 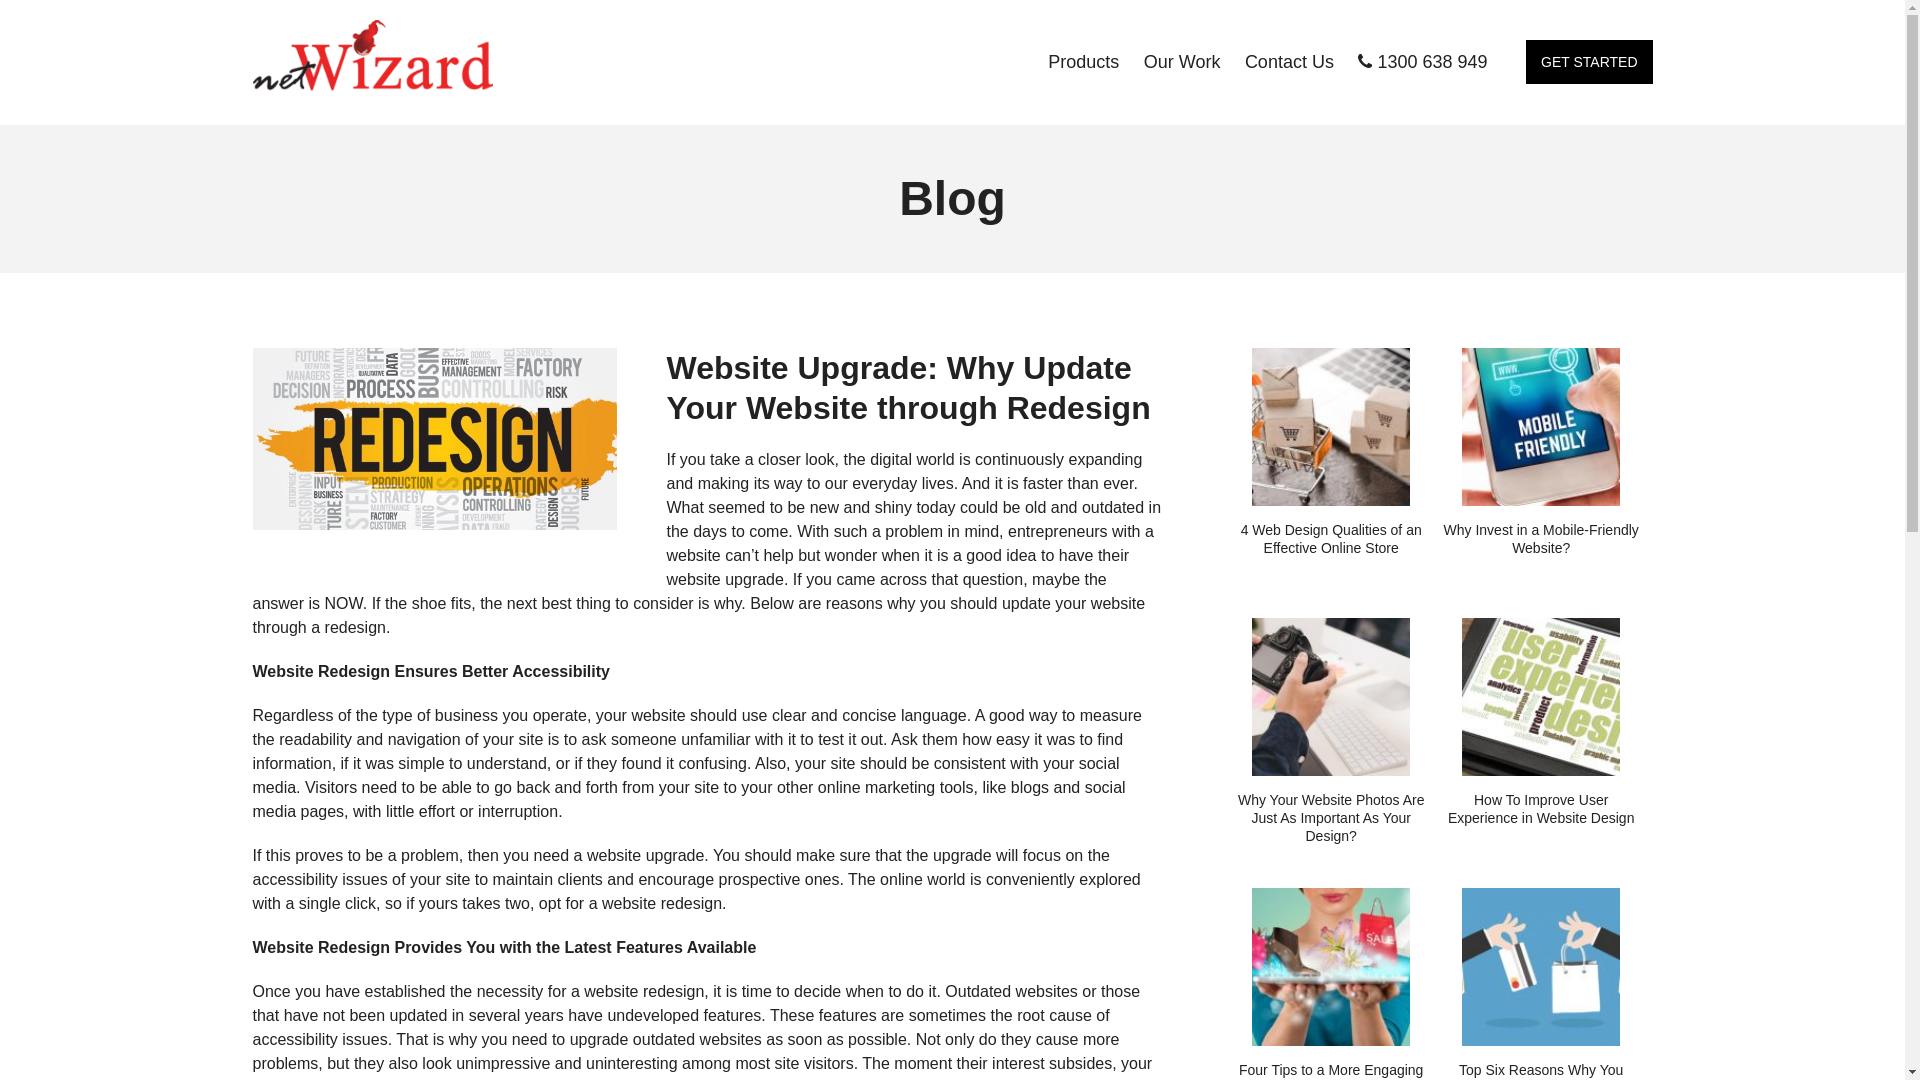 What do you see at coordinates (1289, 60) in the screenshot?
I see `'Contact Us'` at bounding box center [1289, 60].